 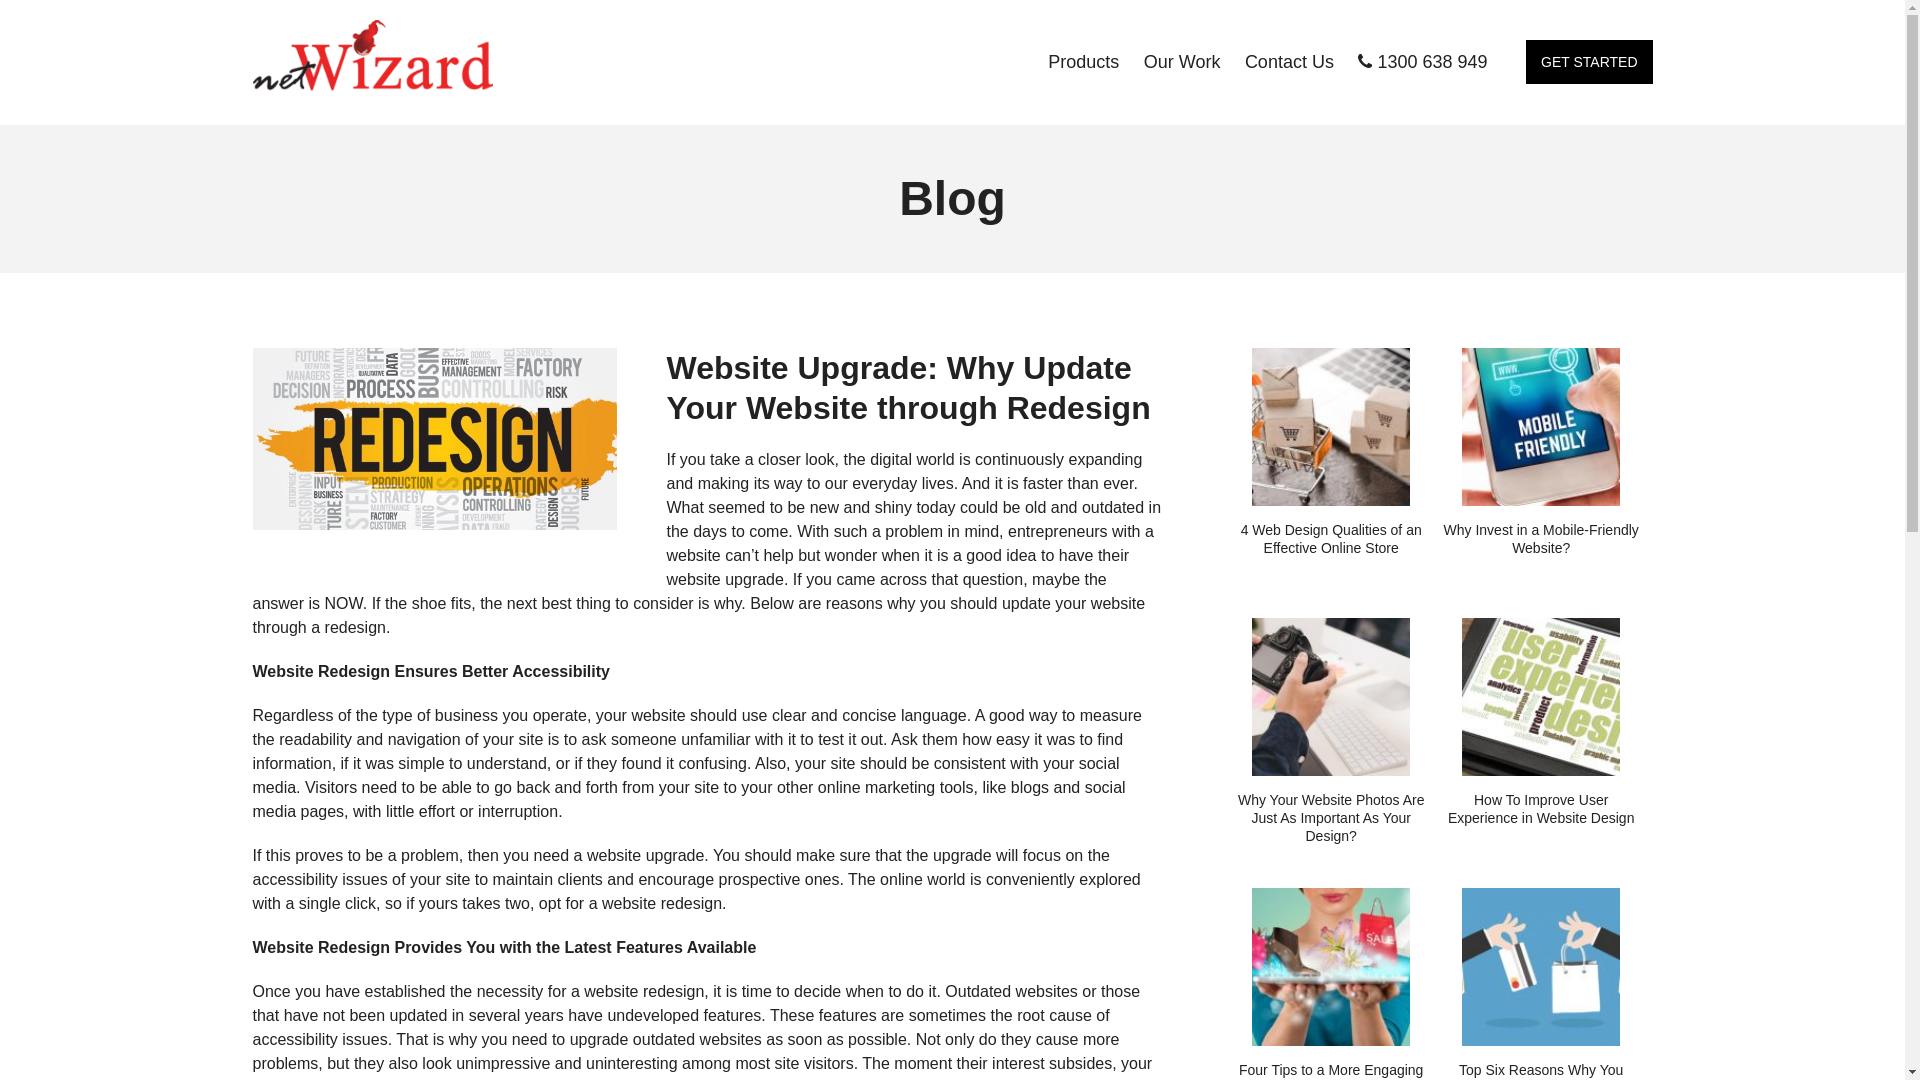 What do you see at coordinates (1289, 60) in the screenshot?
I see `'Contact Us'` at bounding box center [1289, 60].